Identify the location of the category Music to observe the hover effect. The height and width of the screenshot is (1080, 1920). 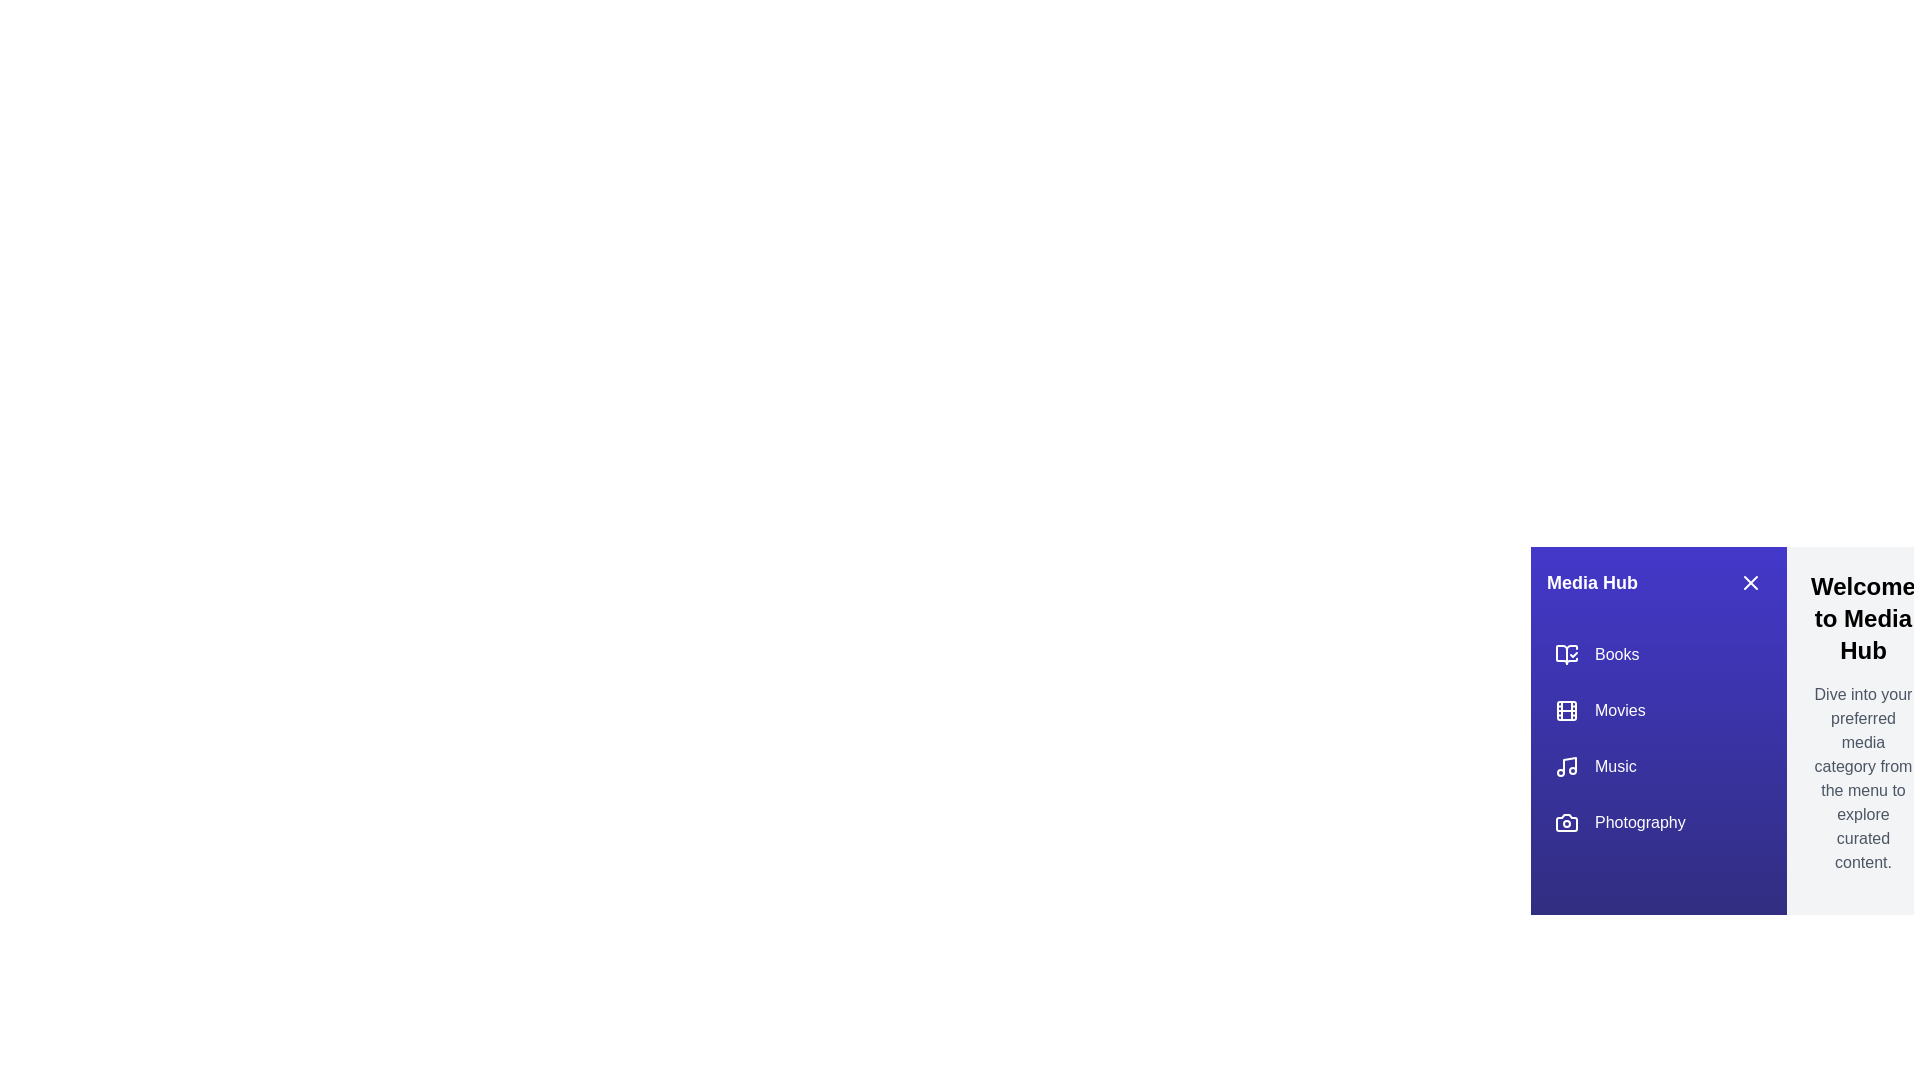
(1659, 766).